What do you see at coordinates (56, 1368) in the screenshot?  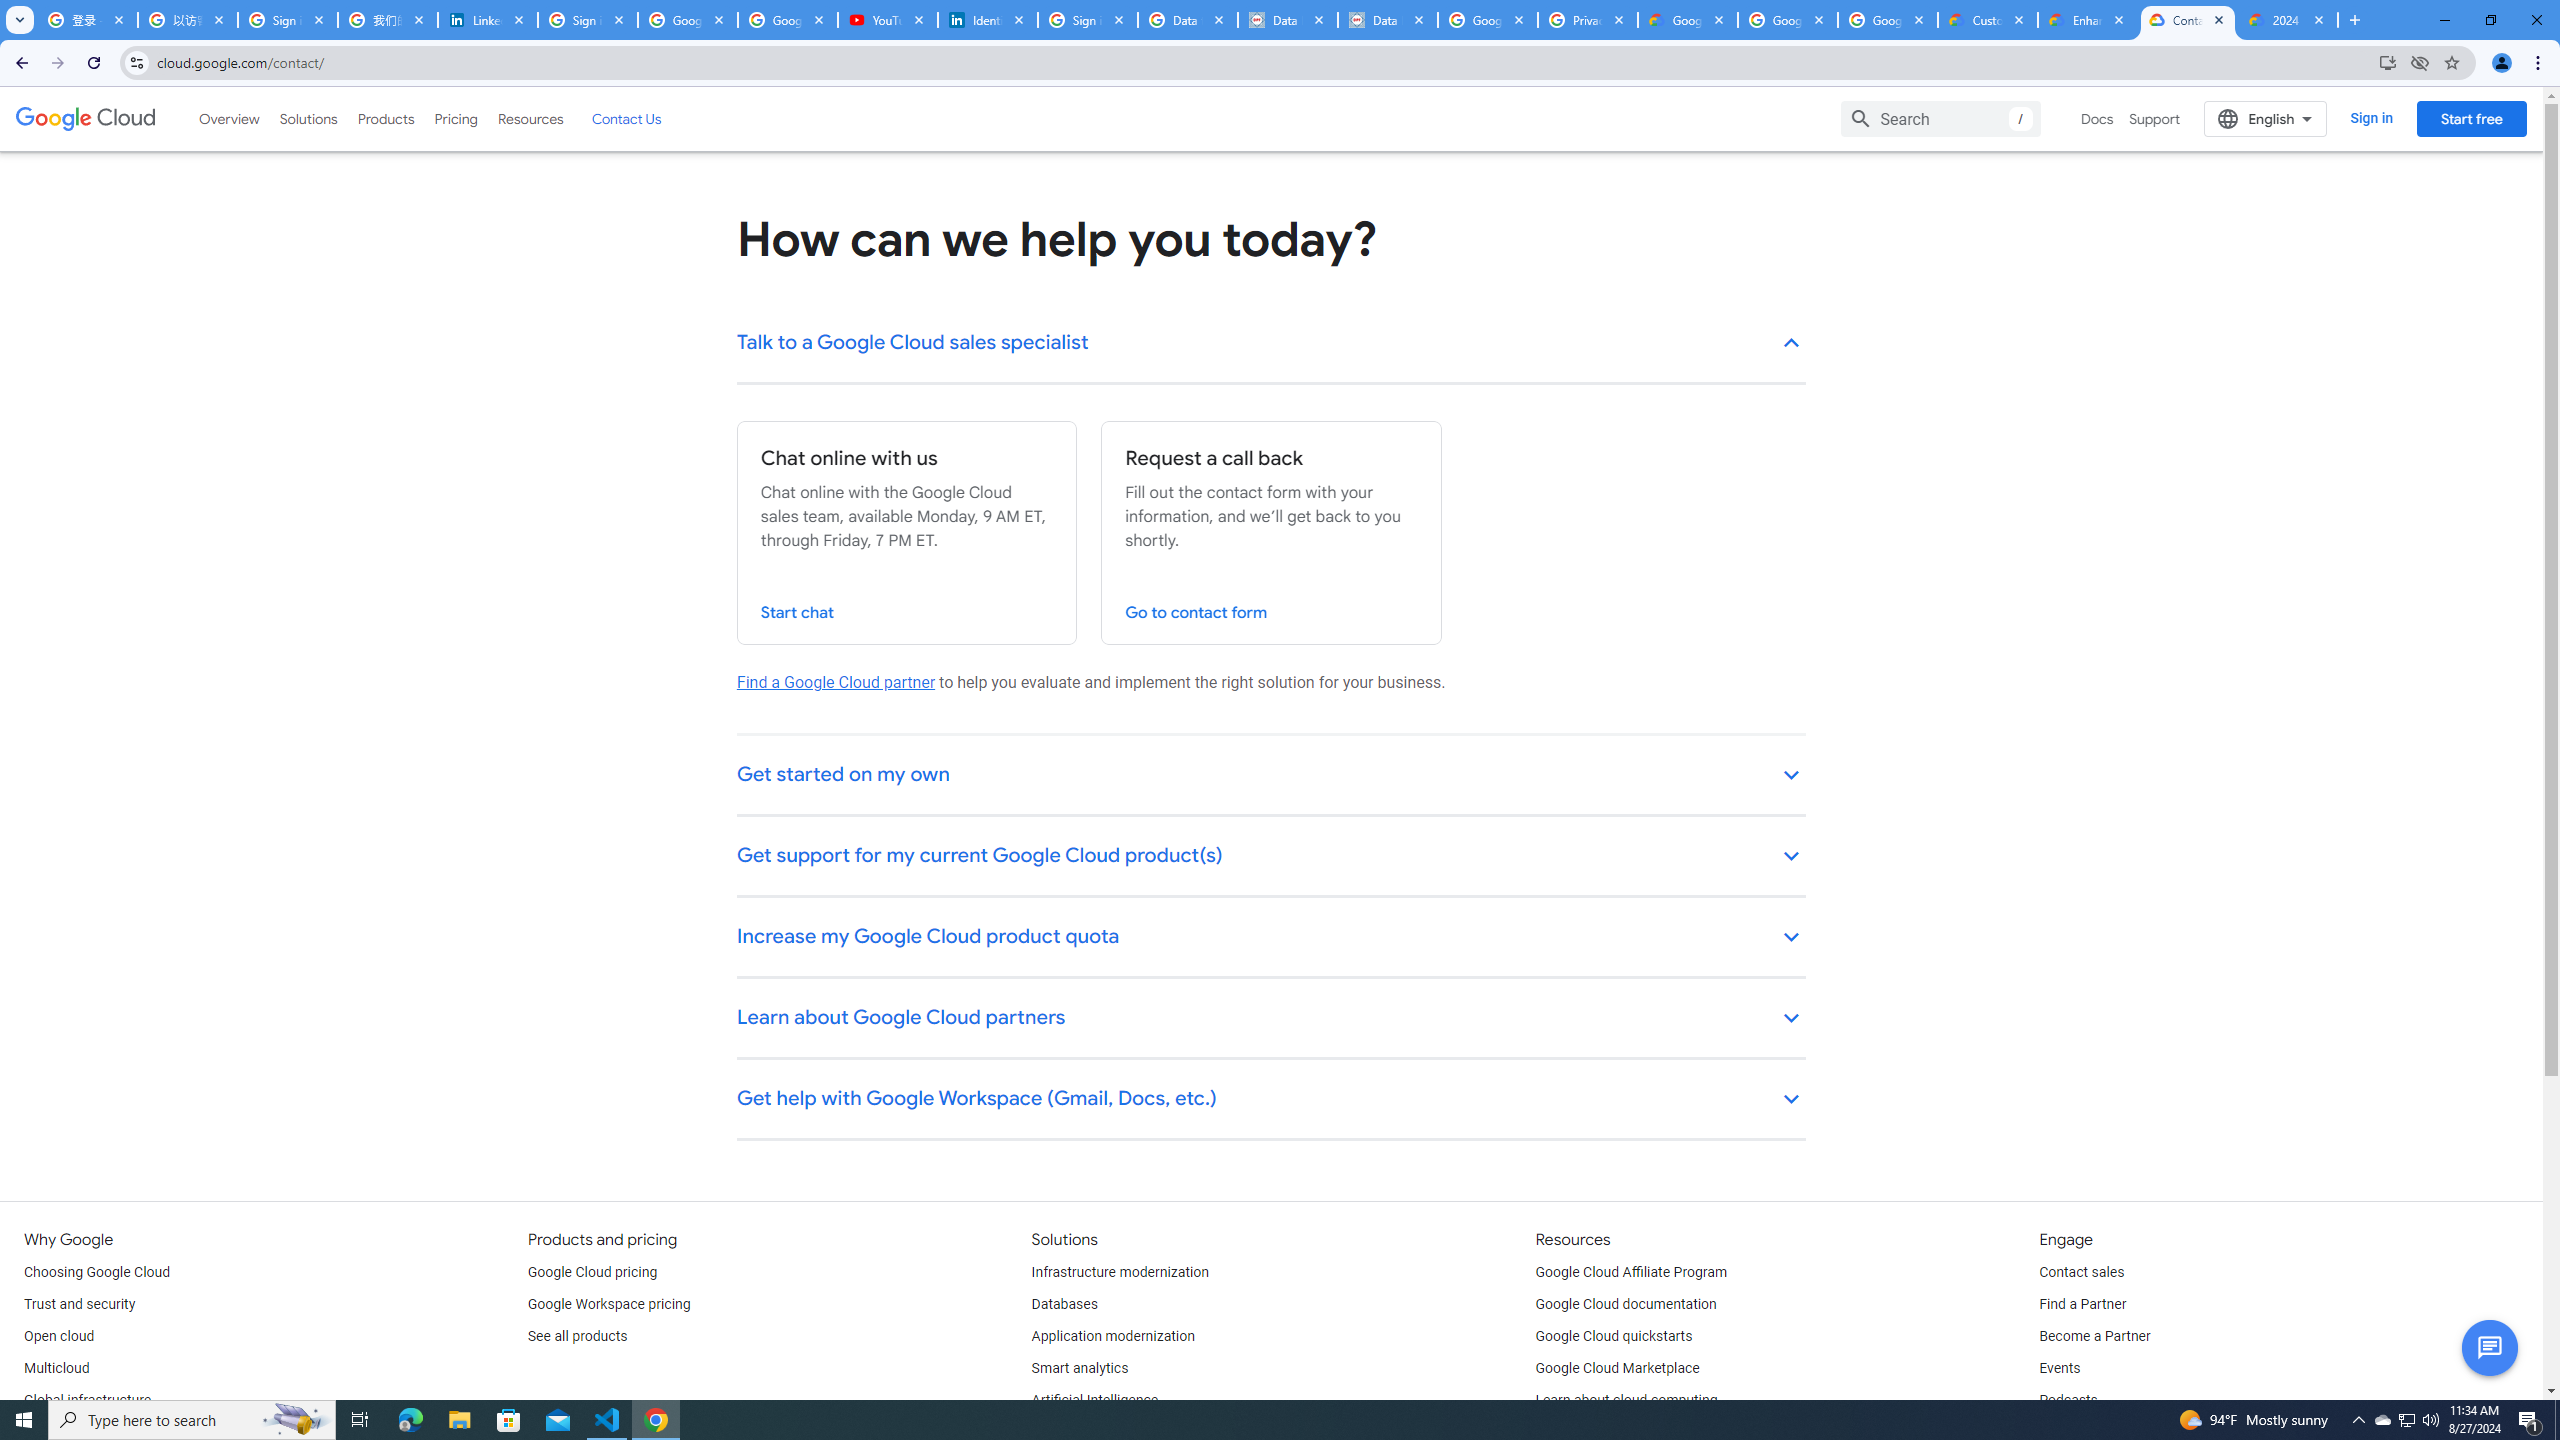 I see `'Multicloud'` at bounding box center [56, 1368].